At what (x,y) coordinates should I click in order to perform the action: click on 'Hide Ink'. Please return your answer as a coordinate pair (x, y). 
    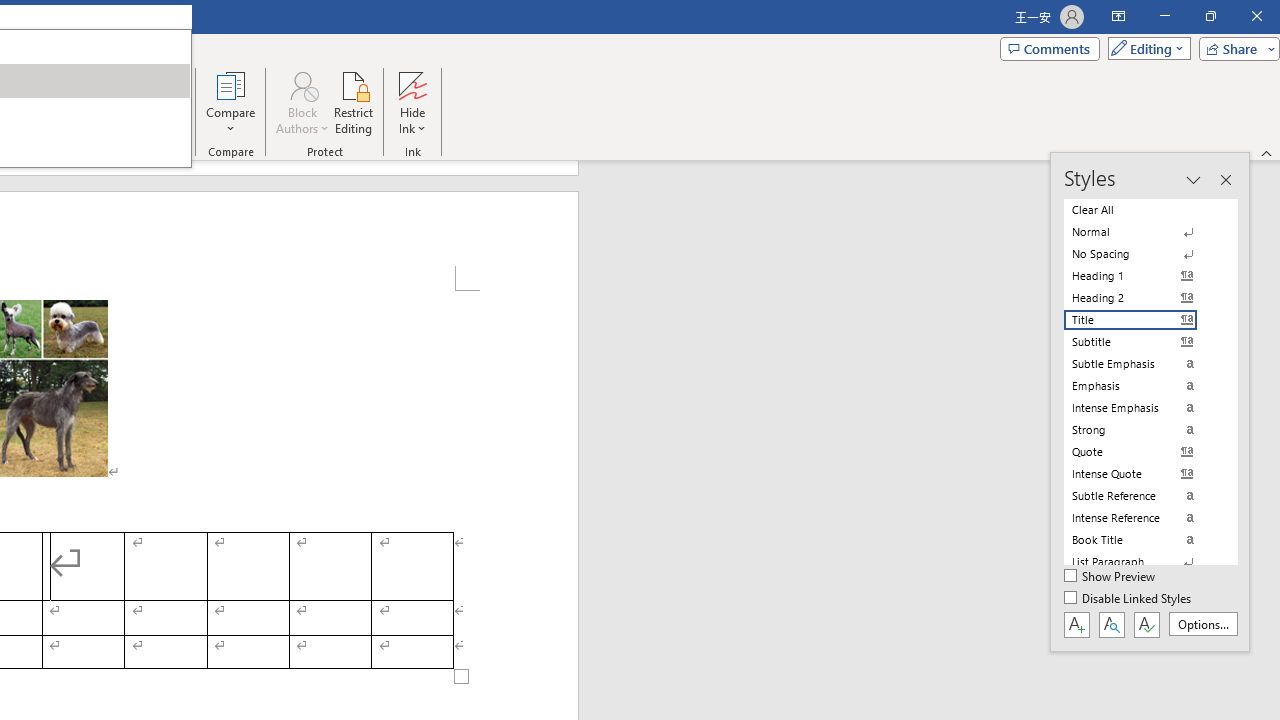
    Looking at the image, I should click on (411, 103).